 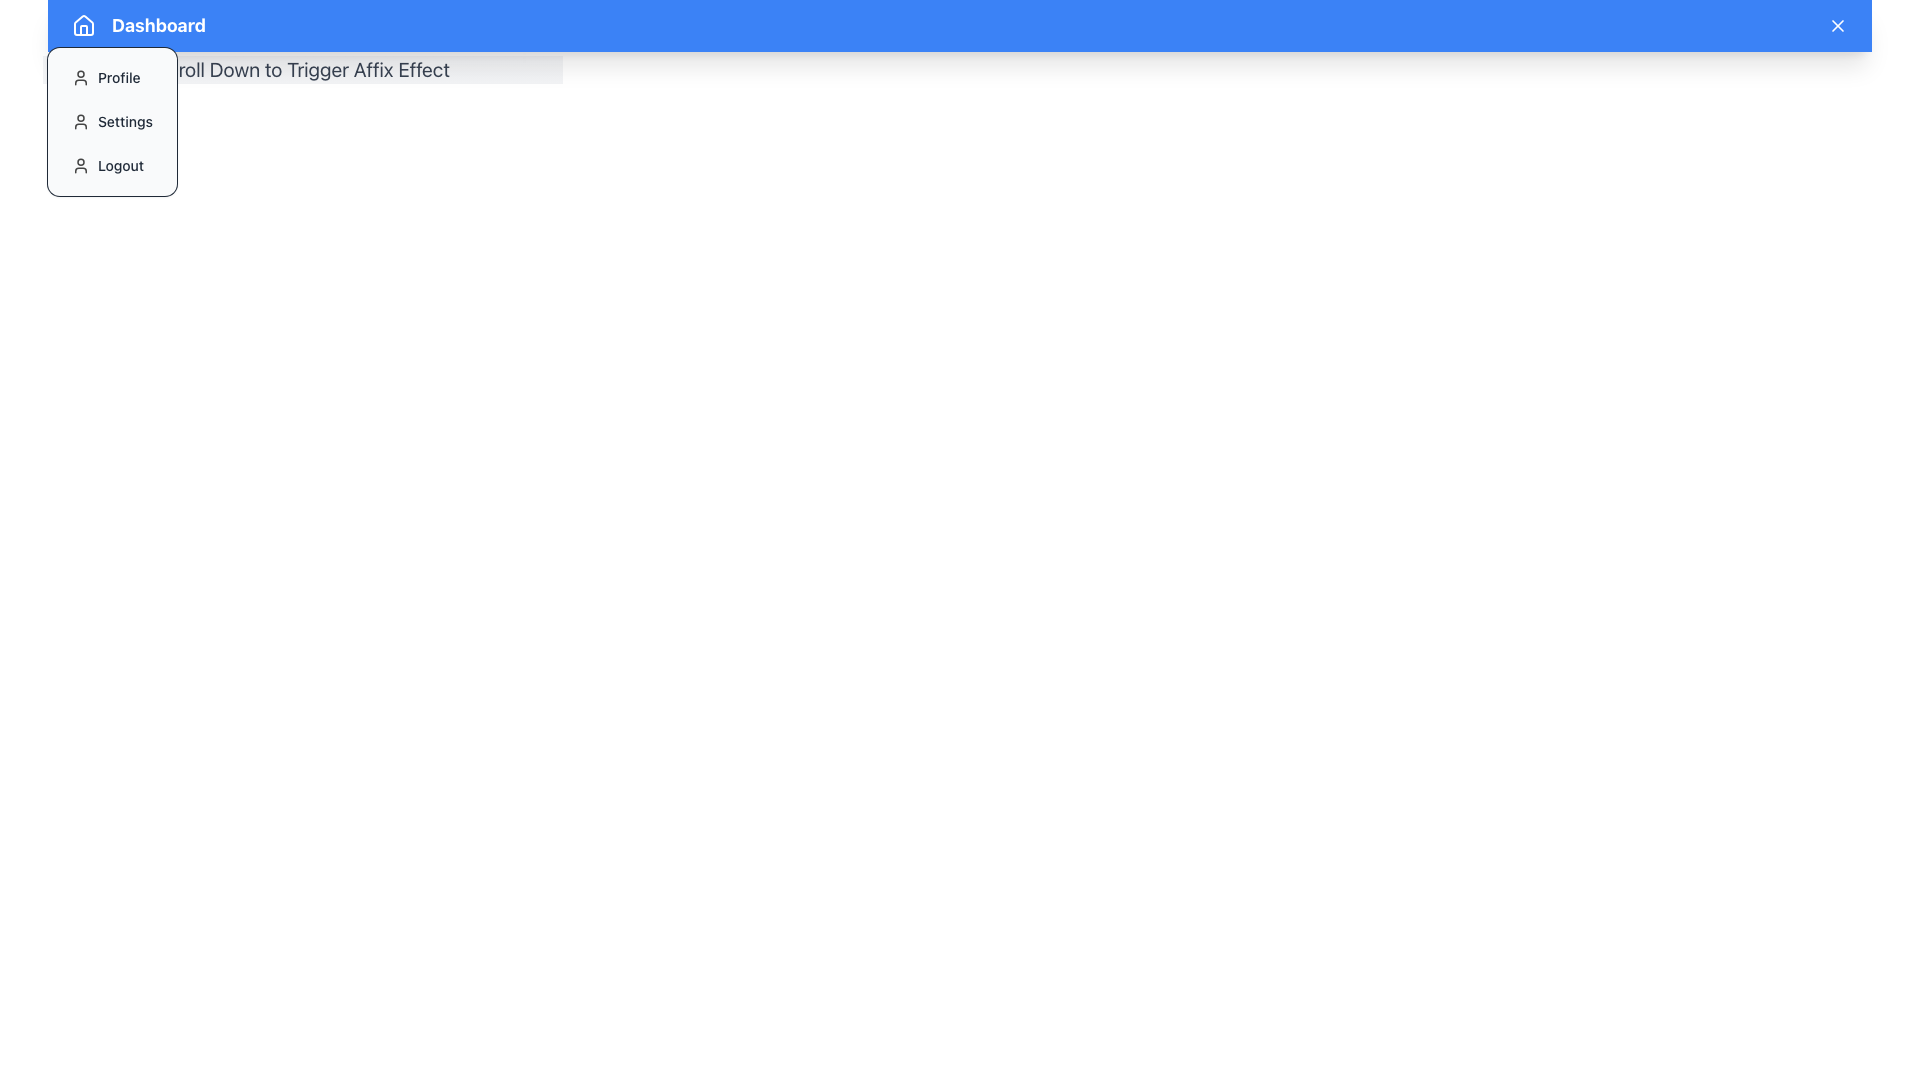 I want to click on the second menu item in the vertical navigation menu, so click(x=111, y=122).